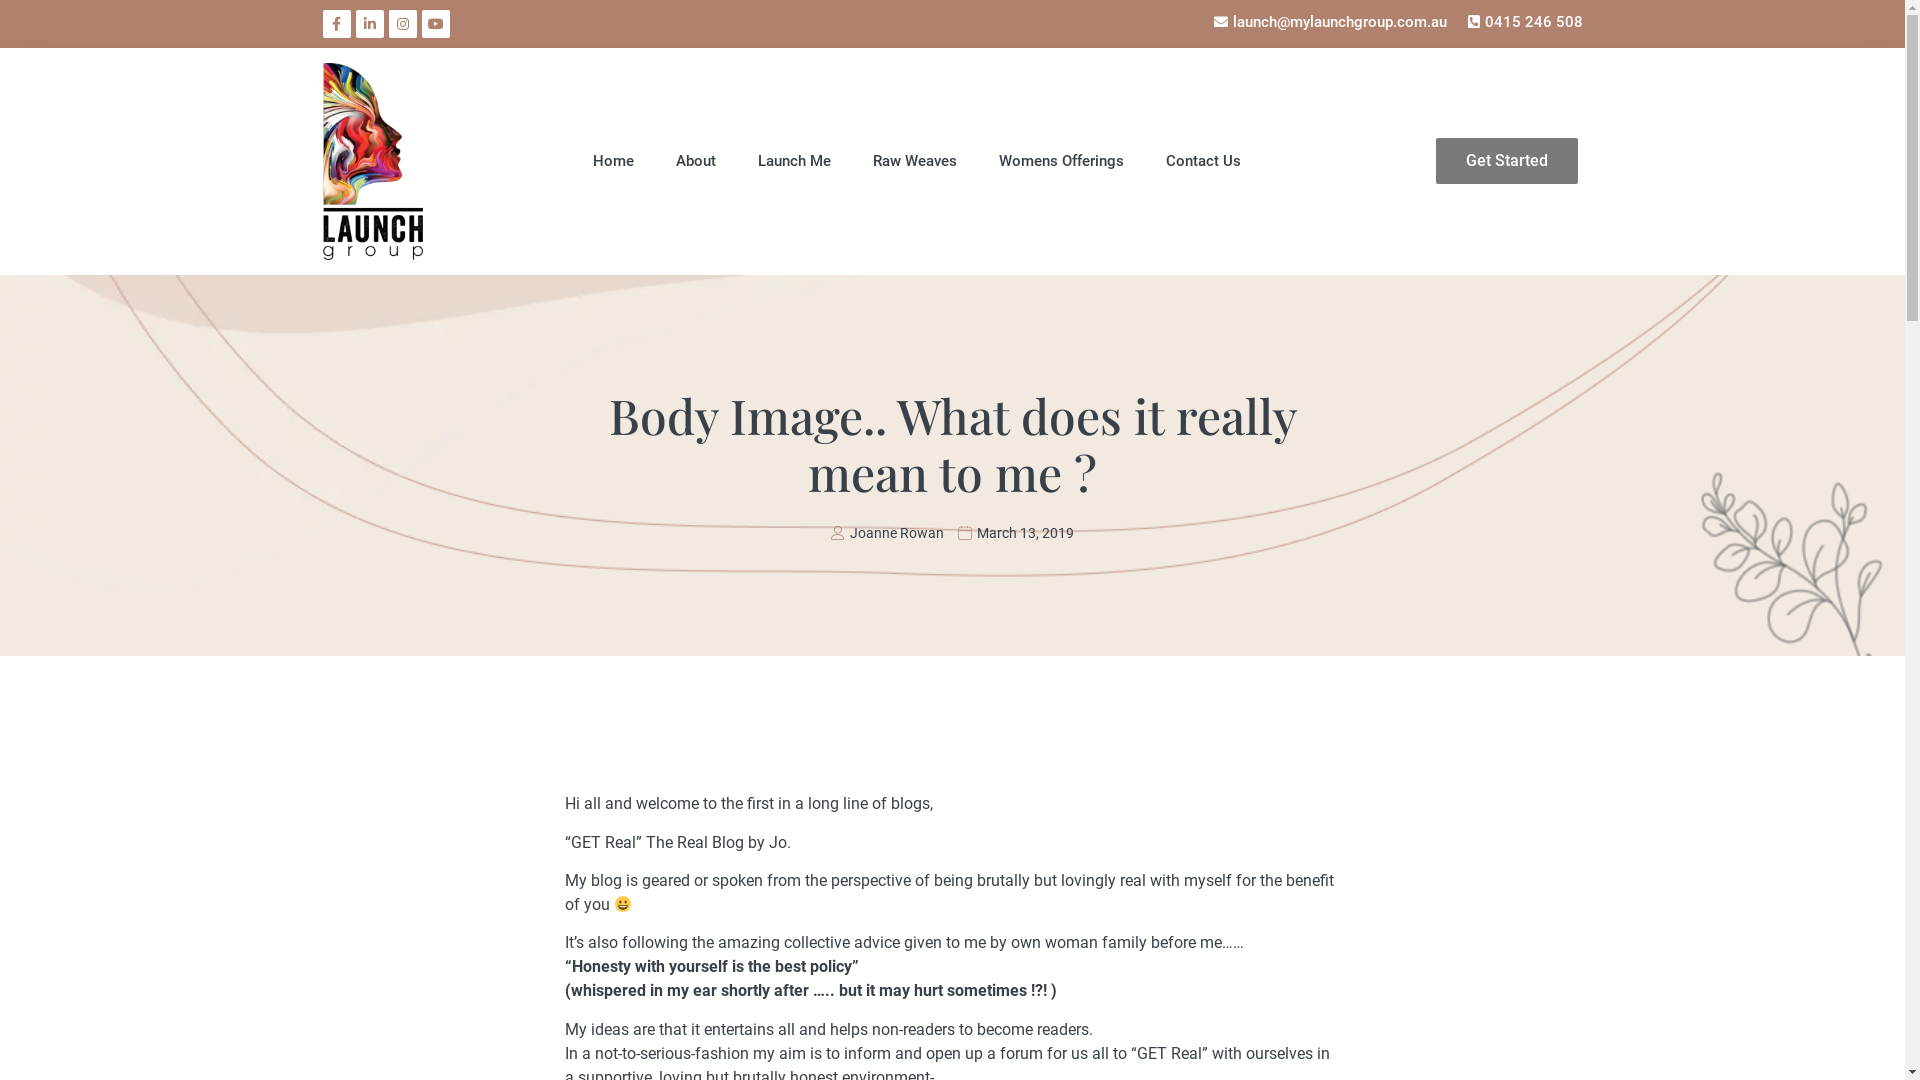 The width and height of the screenshot is (1920, 1080). I want to click on '0415 246 508', so click(1521, 22).